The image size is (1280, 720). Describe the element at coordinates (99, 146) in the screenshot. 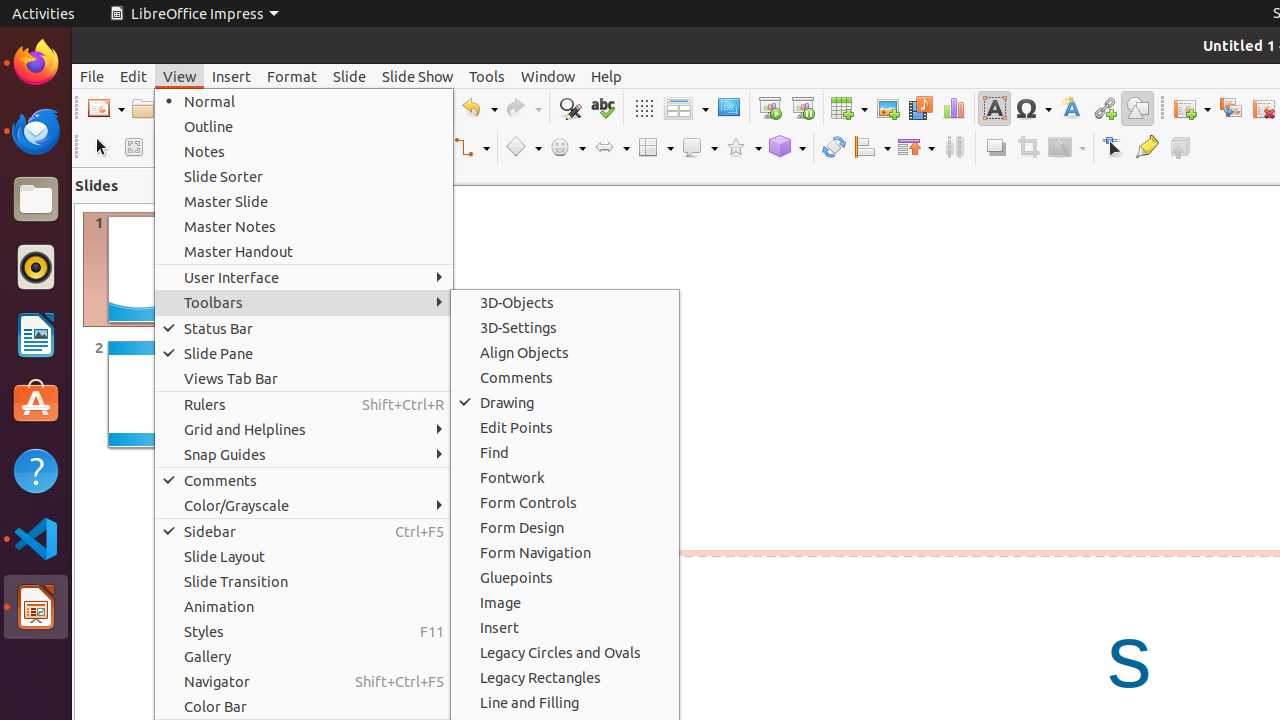

I see `'Select'` at that location.